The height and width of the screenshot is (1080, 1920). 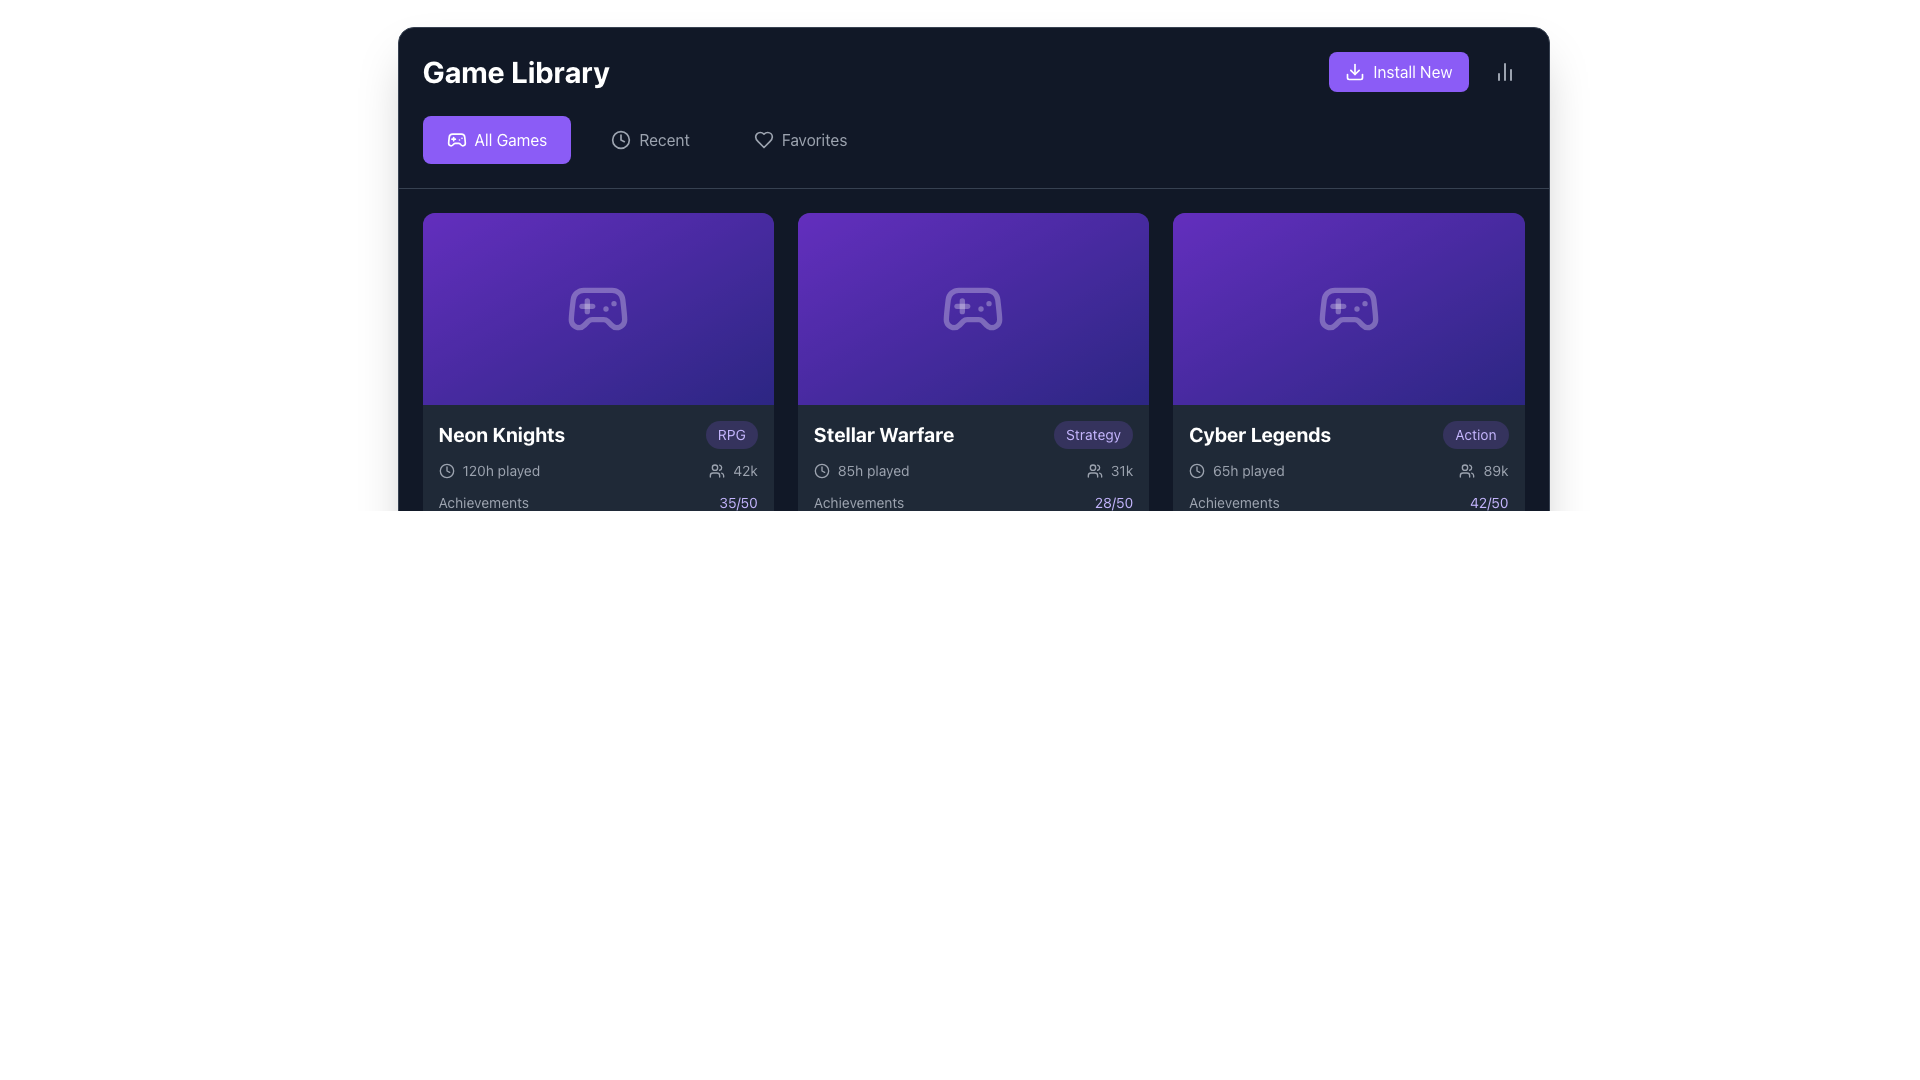 I want to click on the 'Favorites' text label in the header section, so click(x=814, y=138).